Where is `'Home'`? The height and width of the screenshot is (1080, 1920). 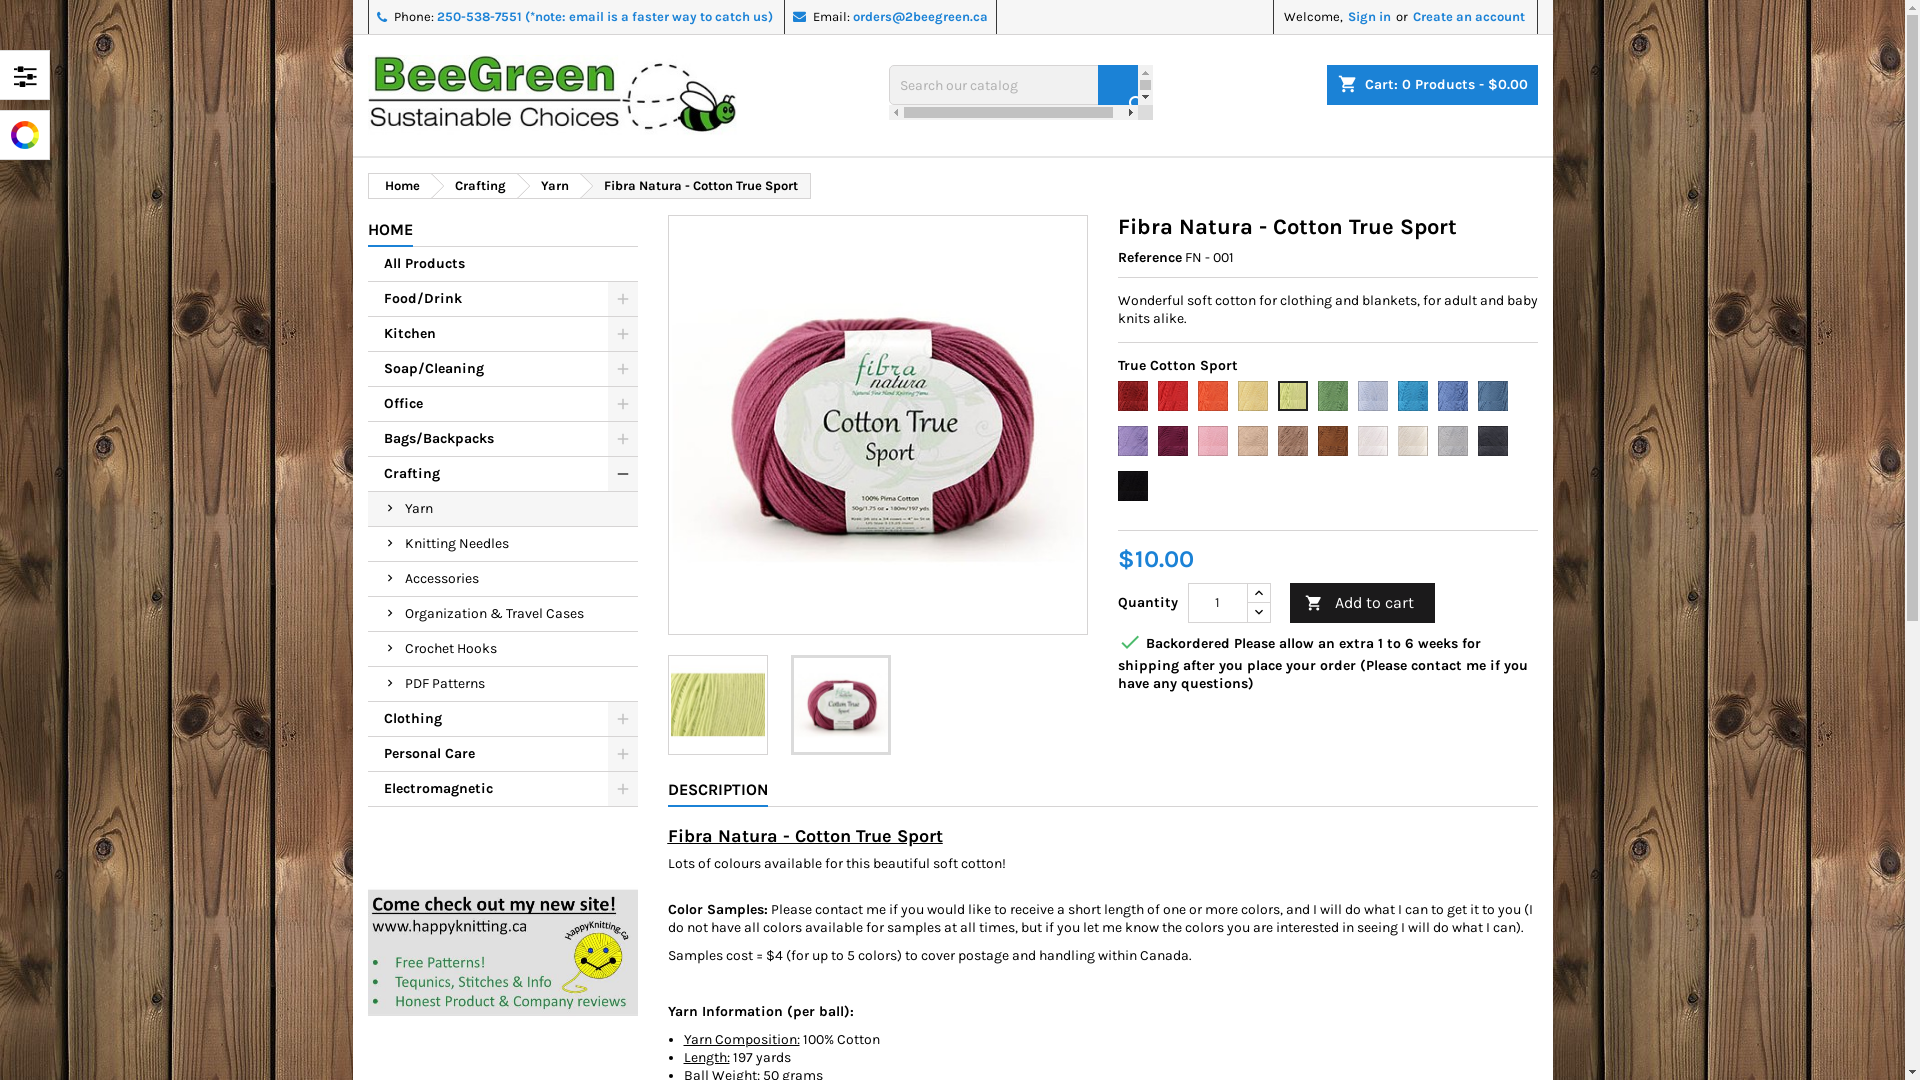
'Home' is located at coordinates (398, 185).